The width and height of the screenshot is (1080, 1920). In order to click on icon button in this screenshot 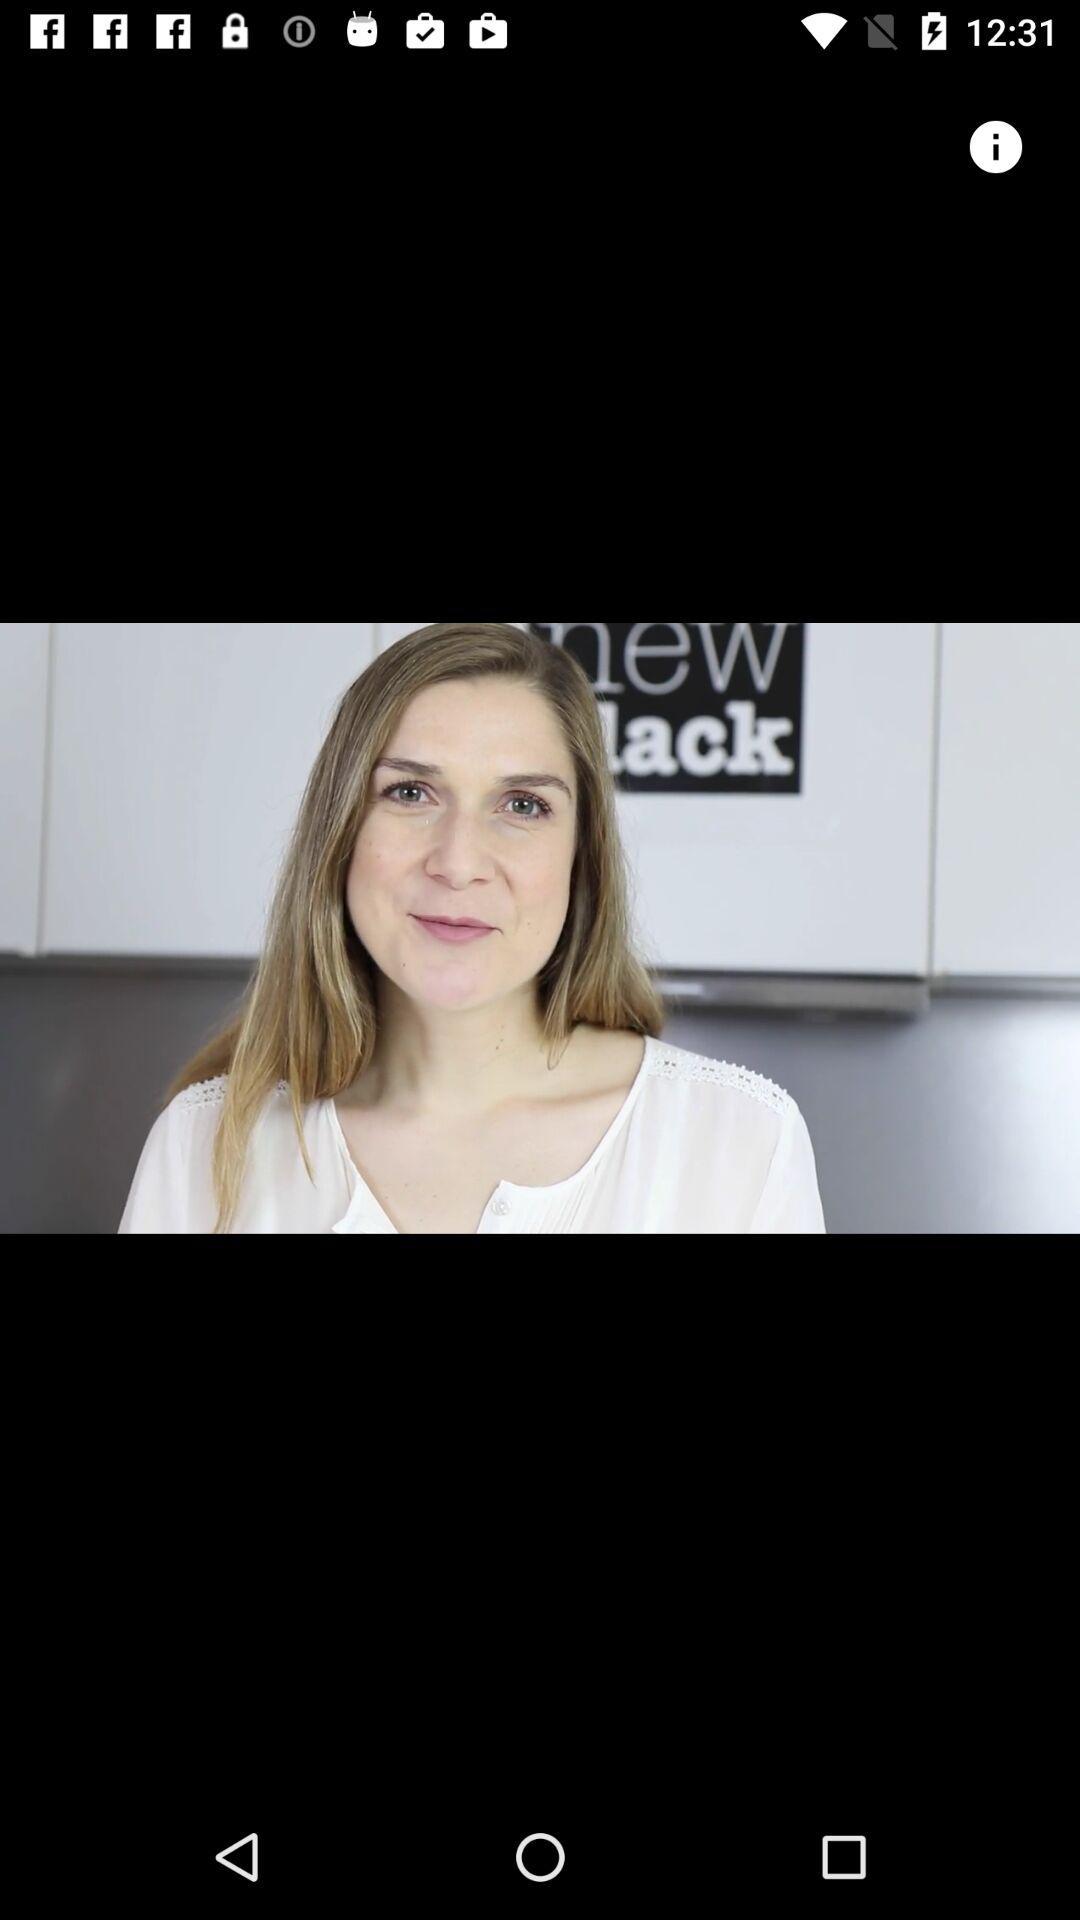, I will do `click(995, 146)`.